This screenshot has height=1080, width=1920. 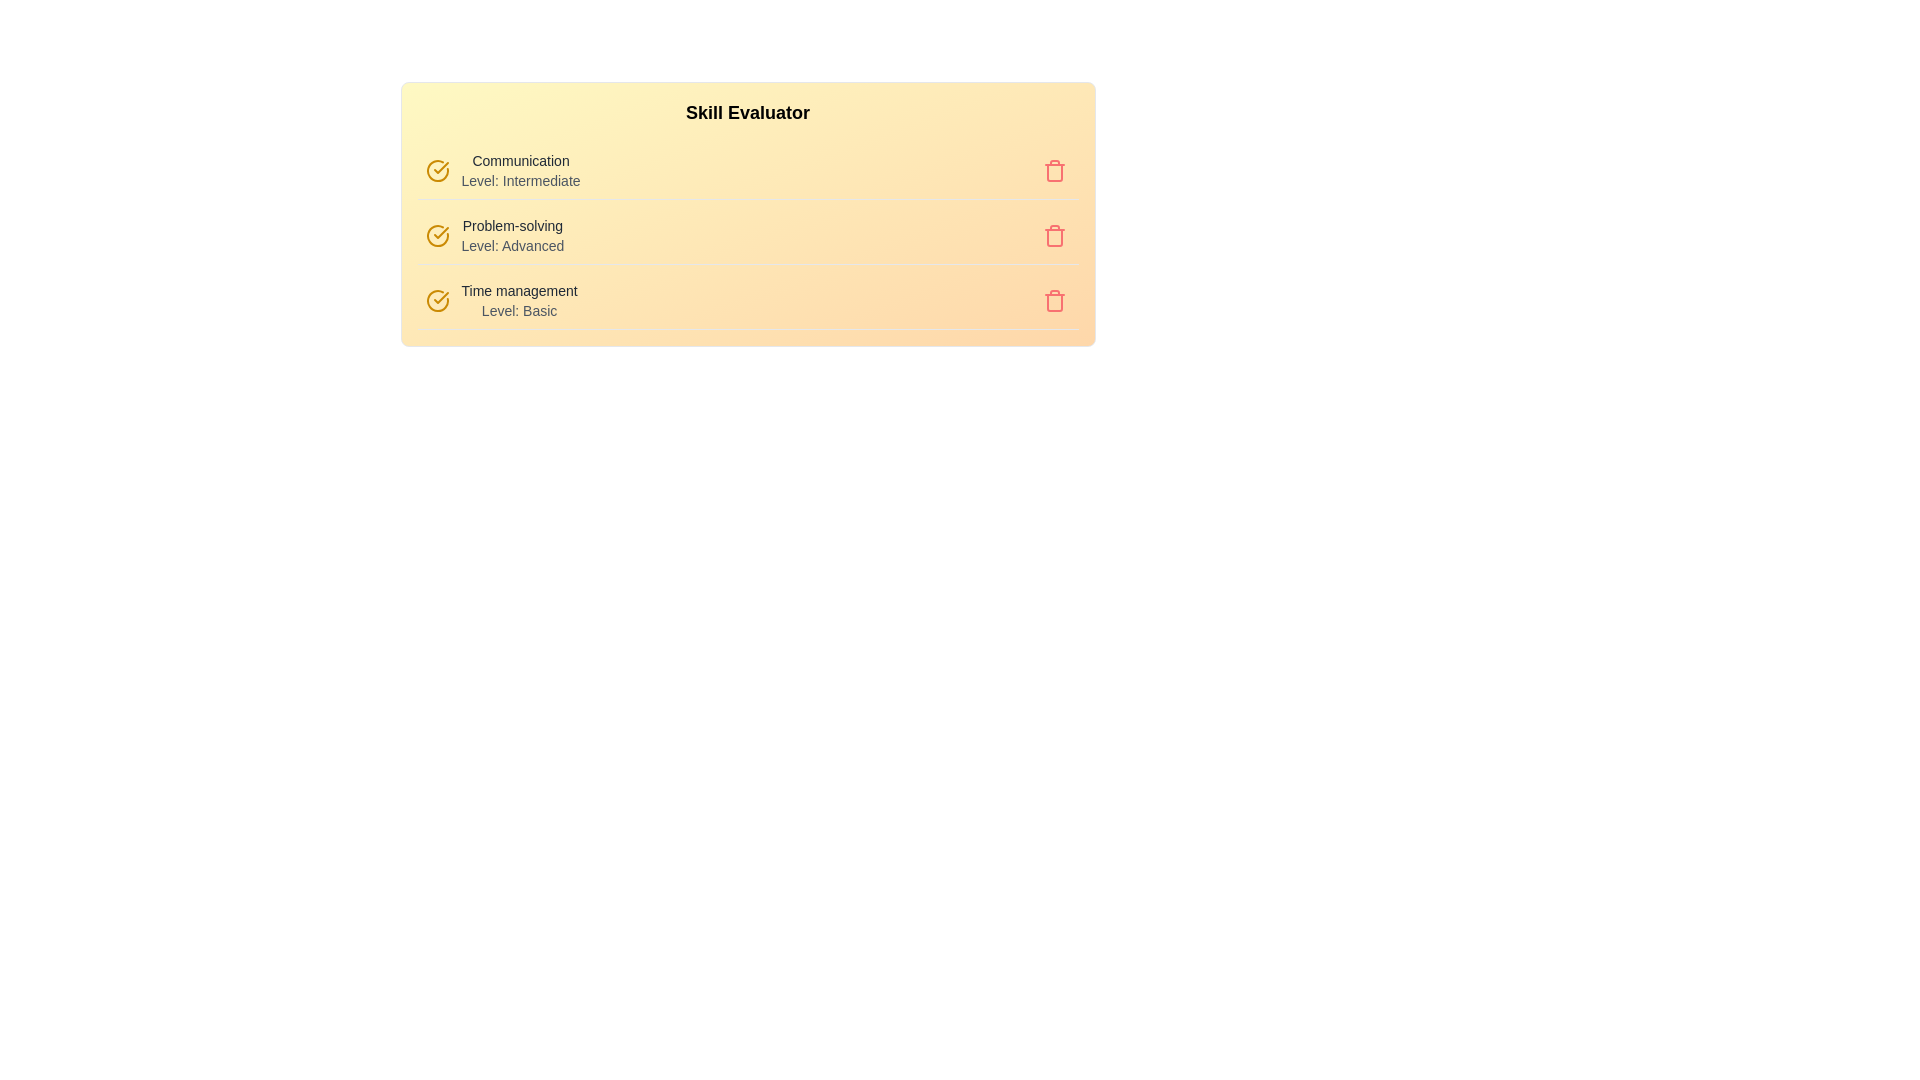 What do you see at coordinates (1053, 234) in the screenshot?
I see `the trash button corresponding to the skill Problem-solving` at bounding box center [1053, 234].